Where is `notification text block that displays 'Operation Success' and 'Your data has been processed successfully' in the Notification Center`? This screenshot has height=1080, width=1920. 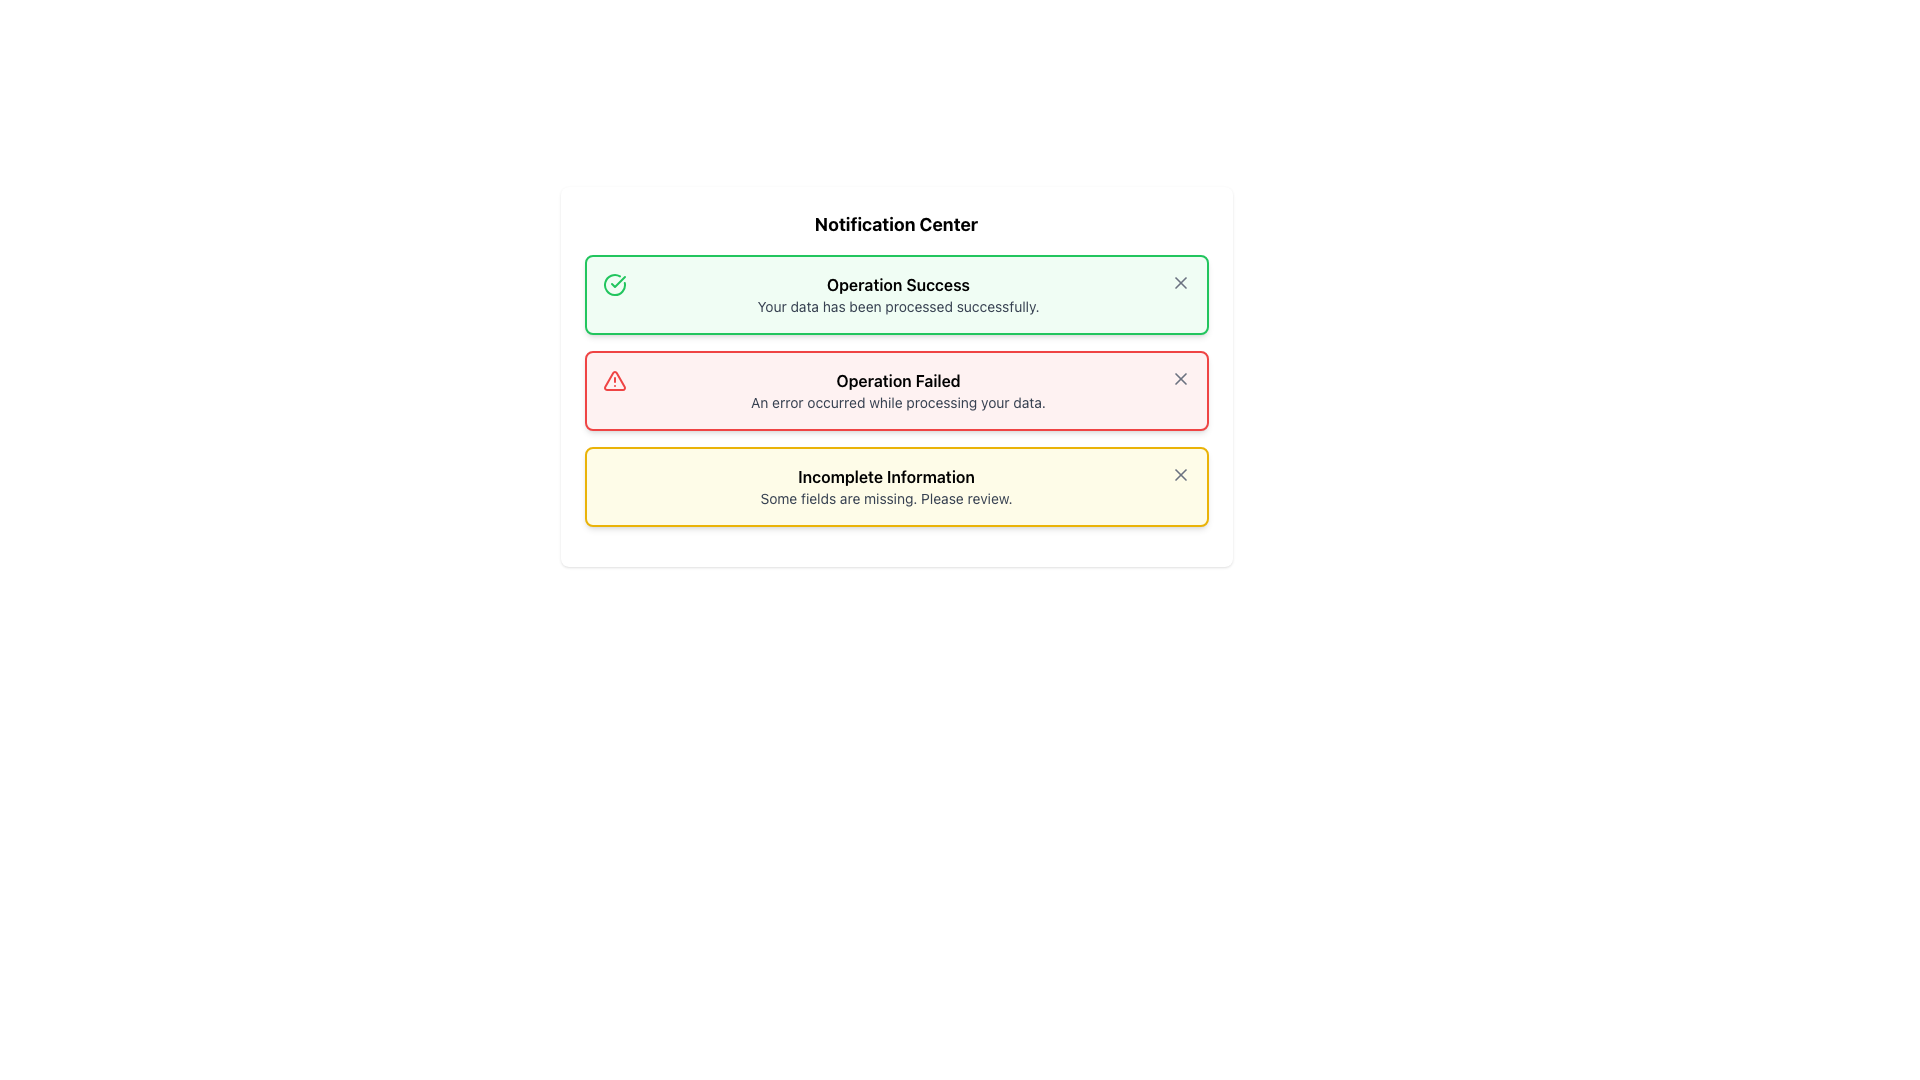 notification text block that displays 'Operation Success' and 'Your data has been processed successfully' in the Notification Center is located at coordinates (897, 294).